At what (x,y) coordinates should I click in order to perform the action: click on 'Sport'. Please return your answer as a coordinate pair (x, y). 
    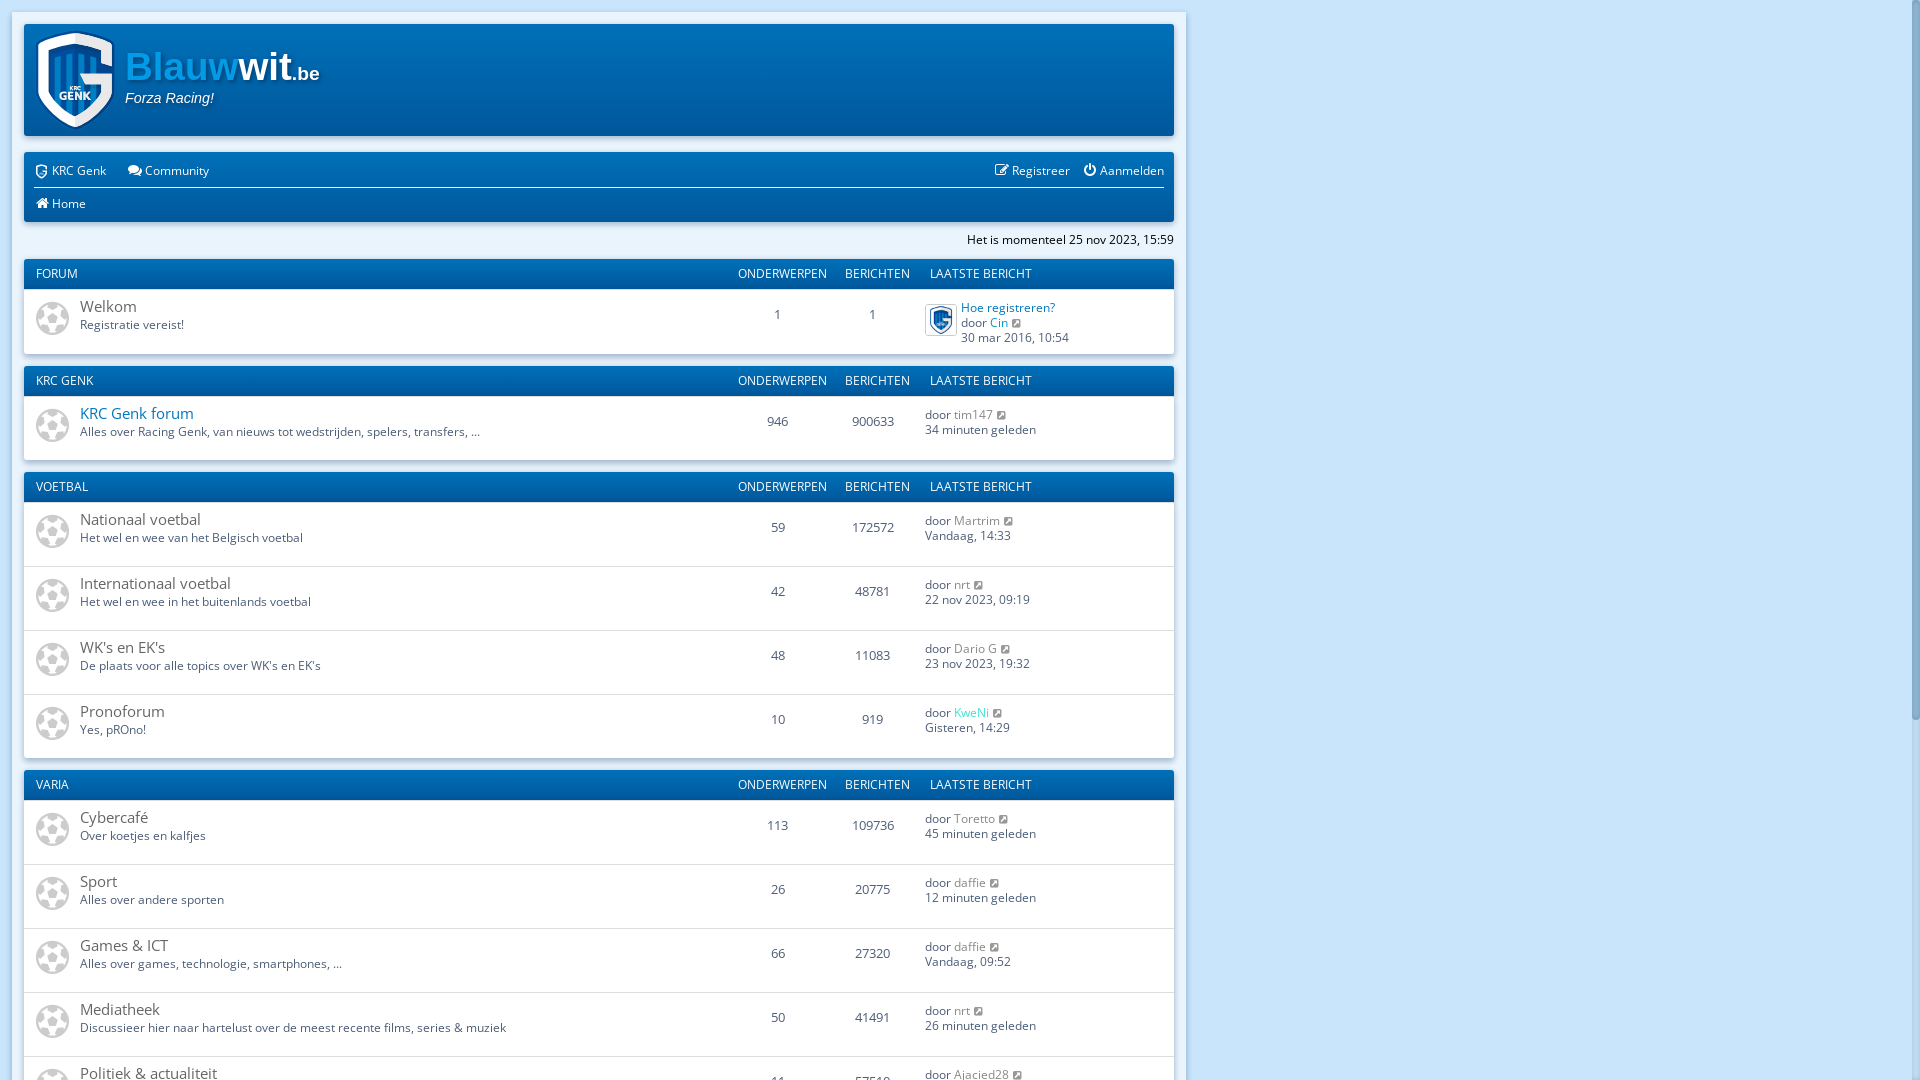
    Looking at the image, I should click on (80, 879).